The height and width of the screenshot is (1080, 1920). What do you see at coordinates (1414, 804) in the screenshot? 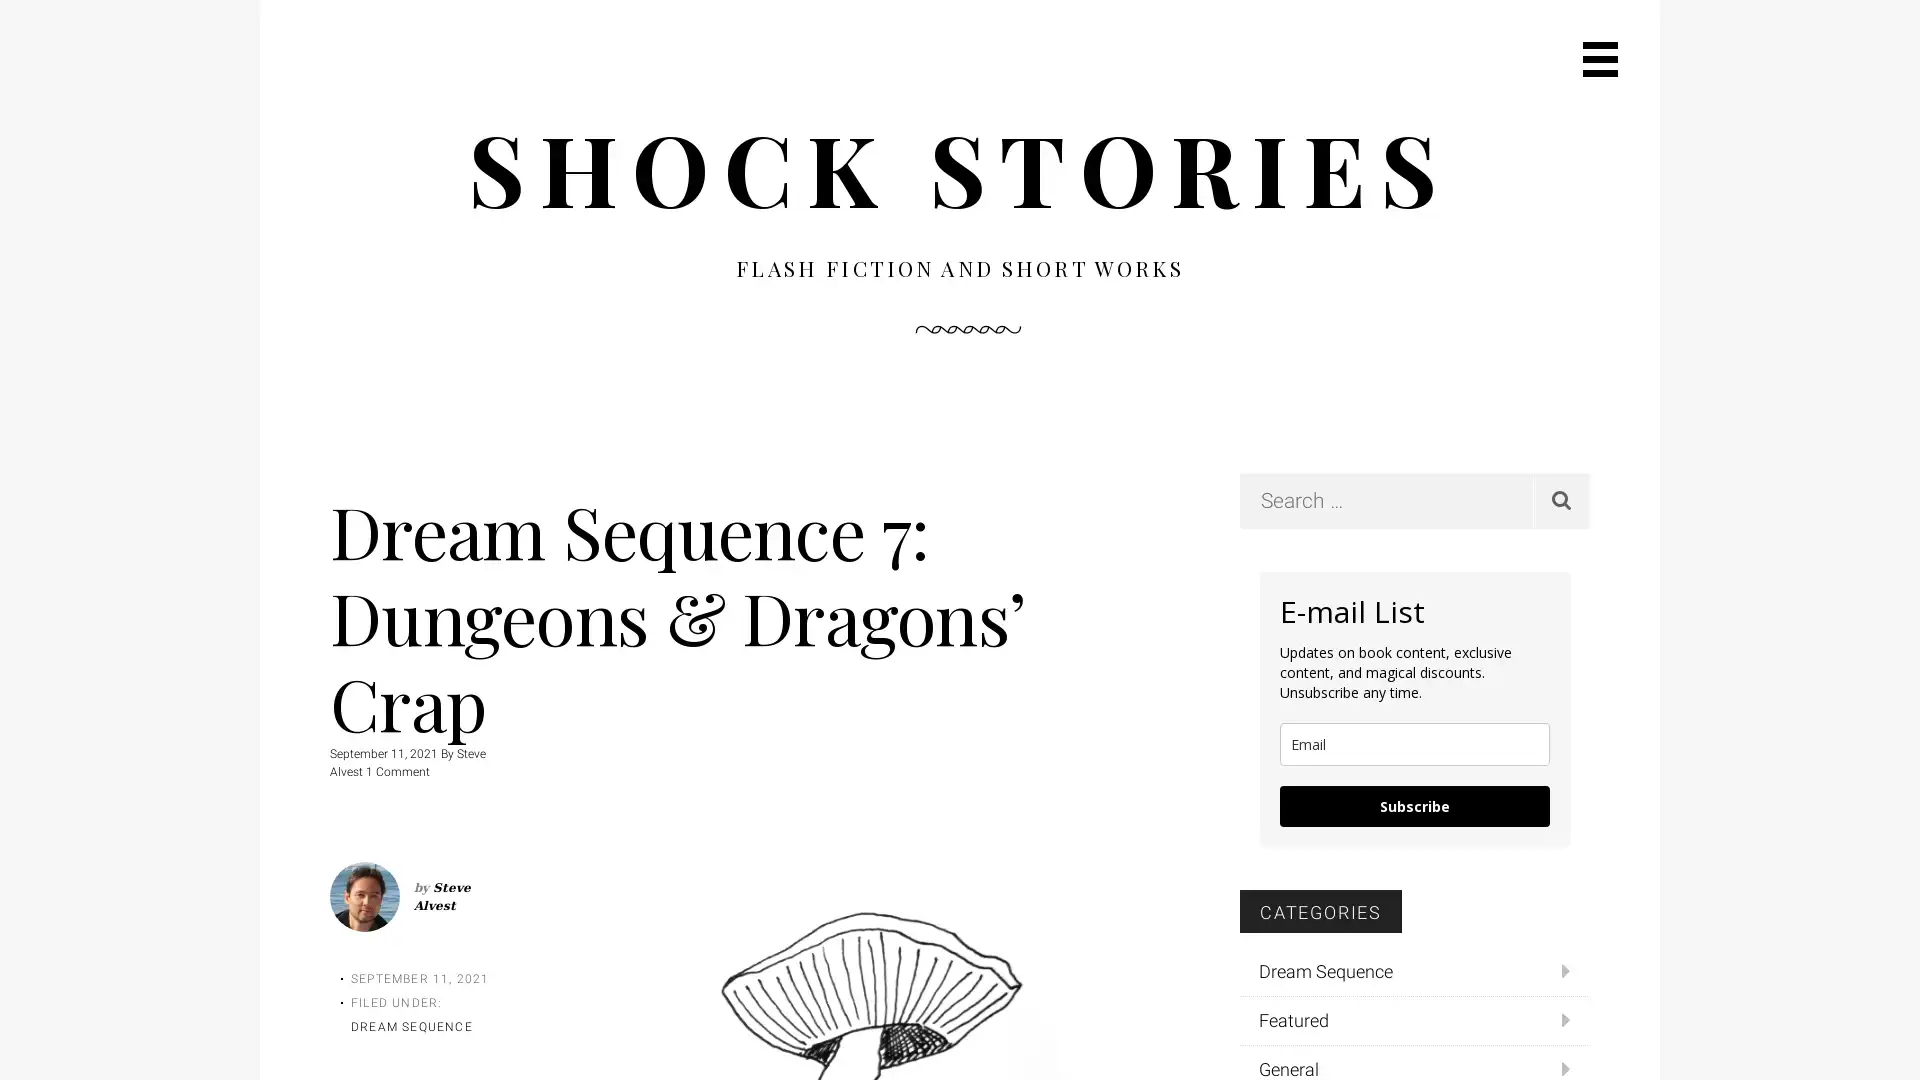
I see `Subscribe` at bounding box center [1414, 804].